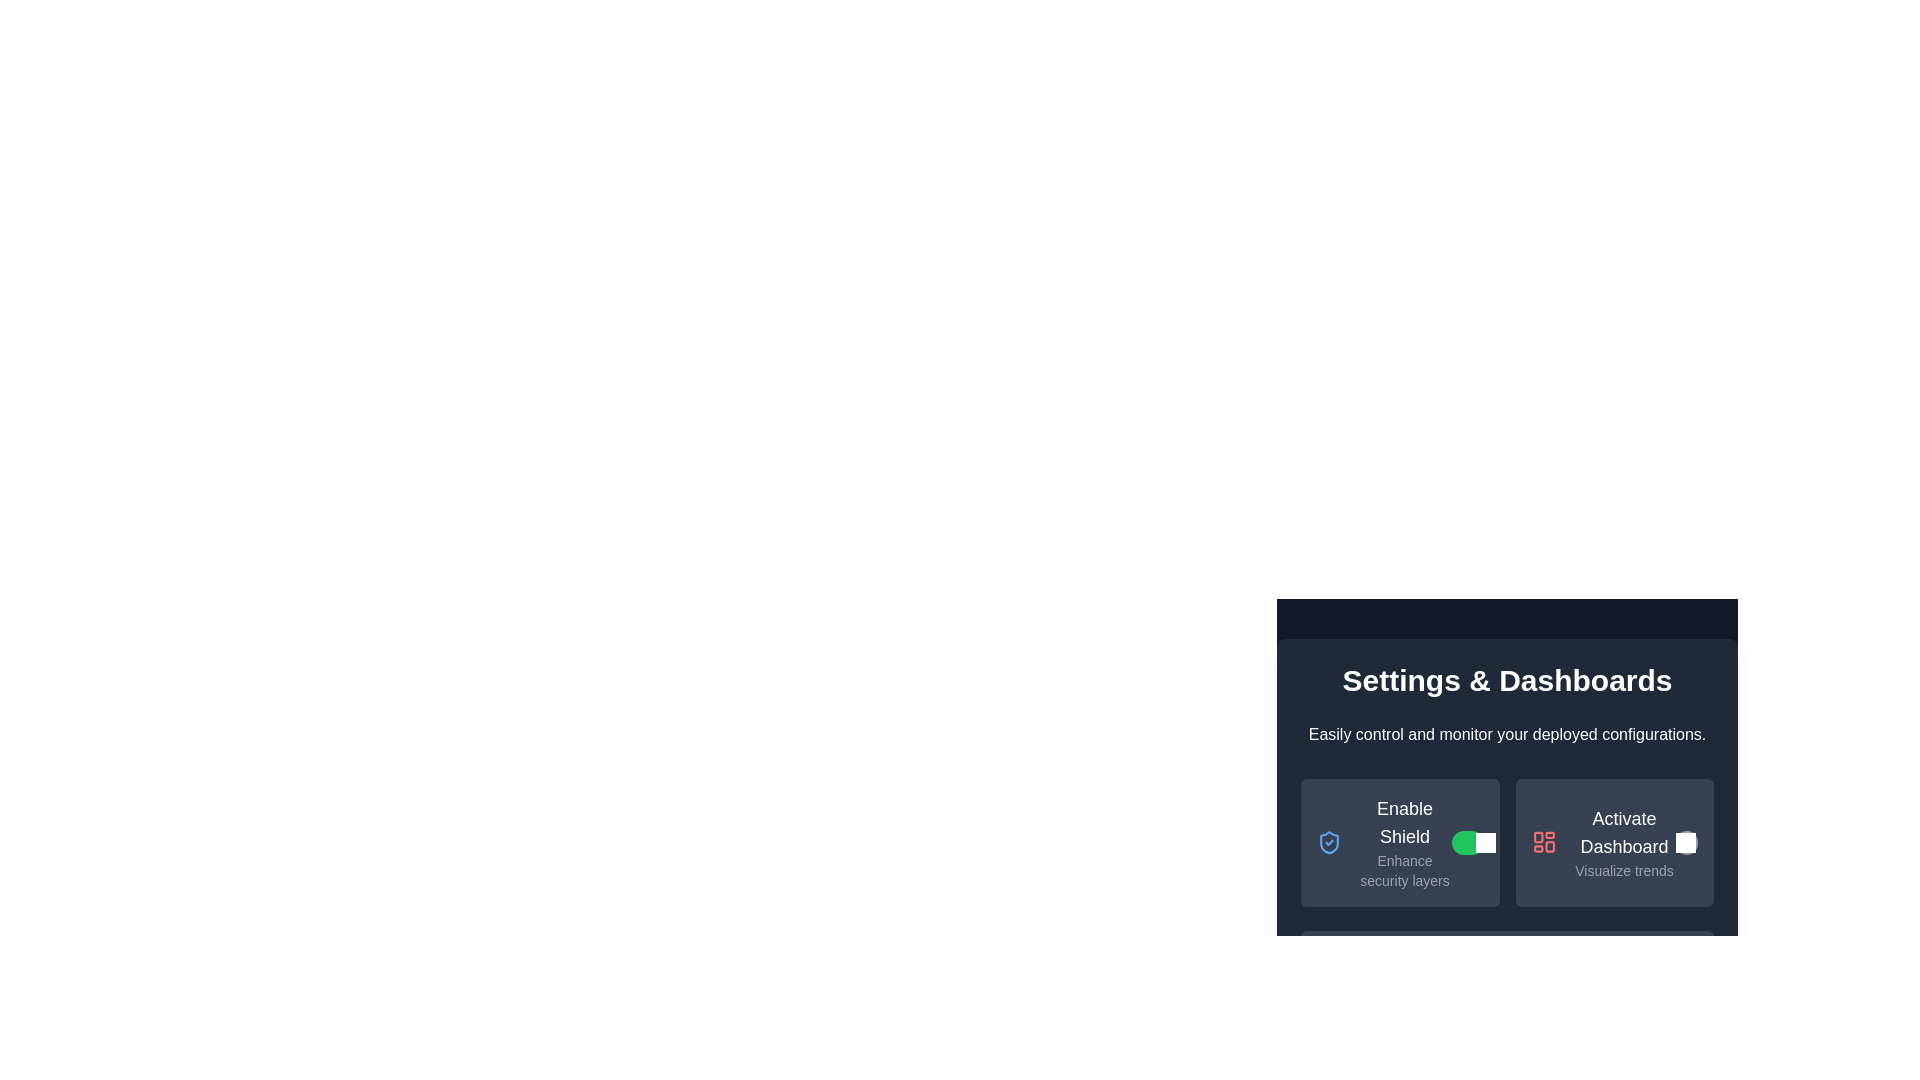 This screenshot has height=1080, width=1920. Describe the element at coordinates (1404, 870) in the screenshot. I see `the informational text located below the 'Enable Shield' title in the left-side box of the two horizontal panels under the 'Settings & Dashboards' section` at that location.